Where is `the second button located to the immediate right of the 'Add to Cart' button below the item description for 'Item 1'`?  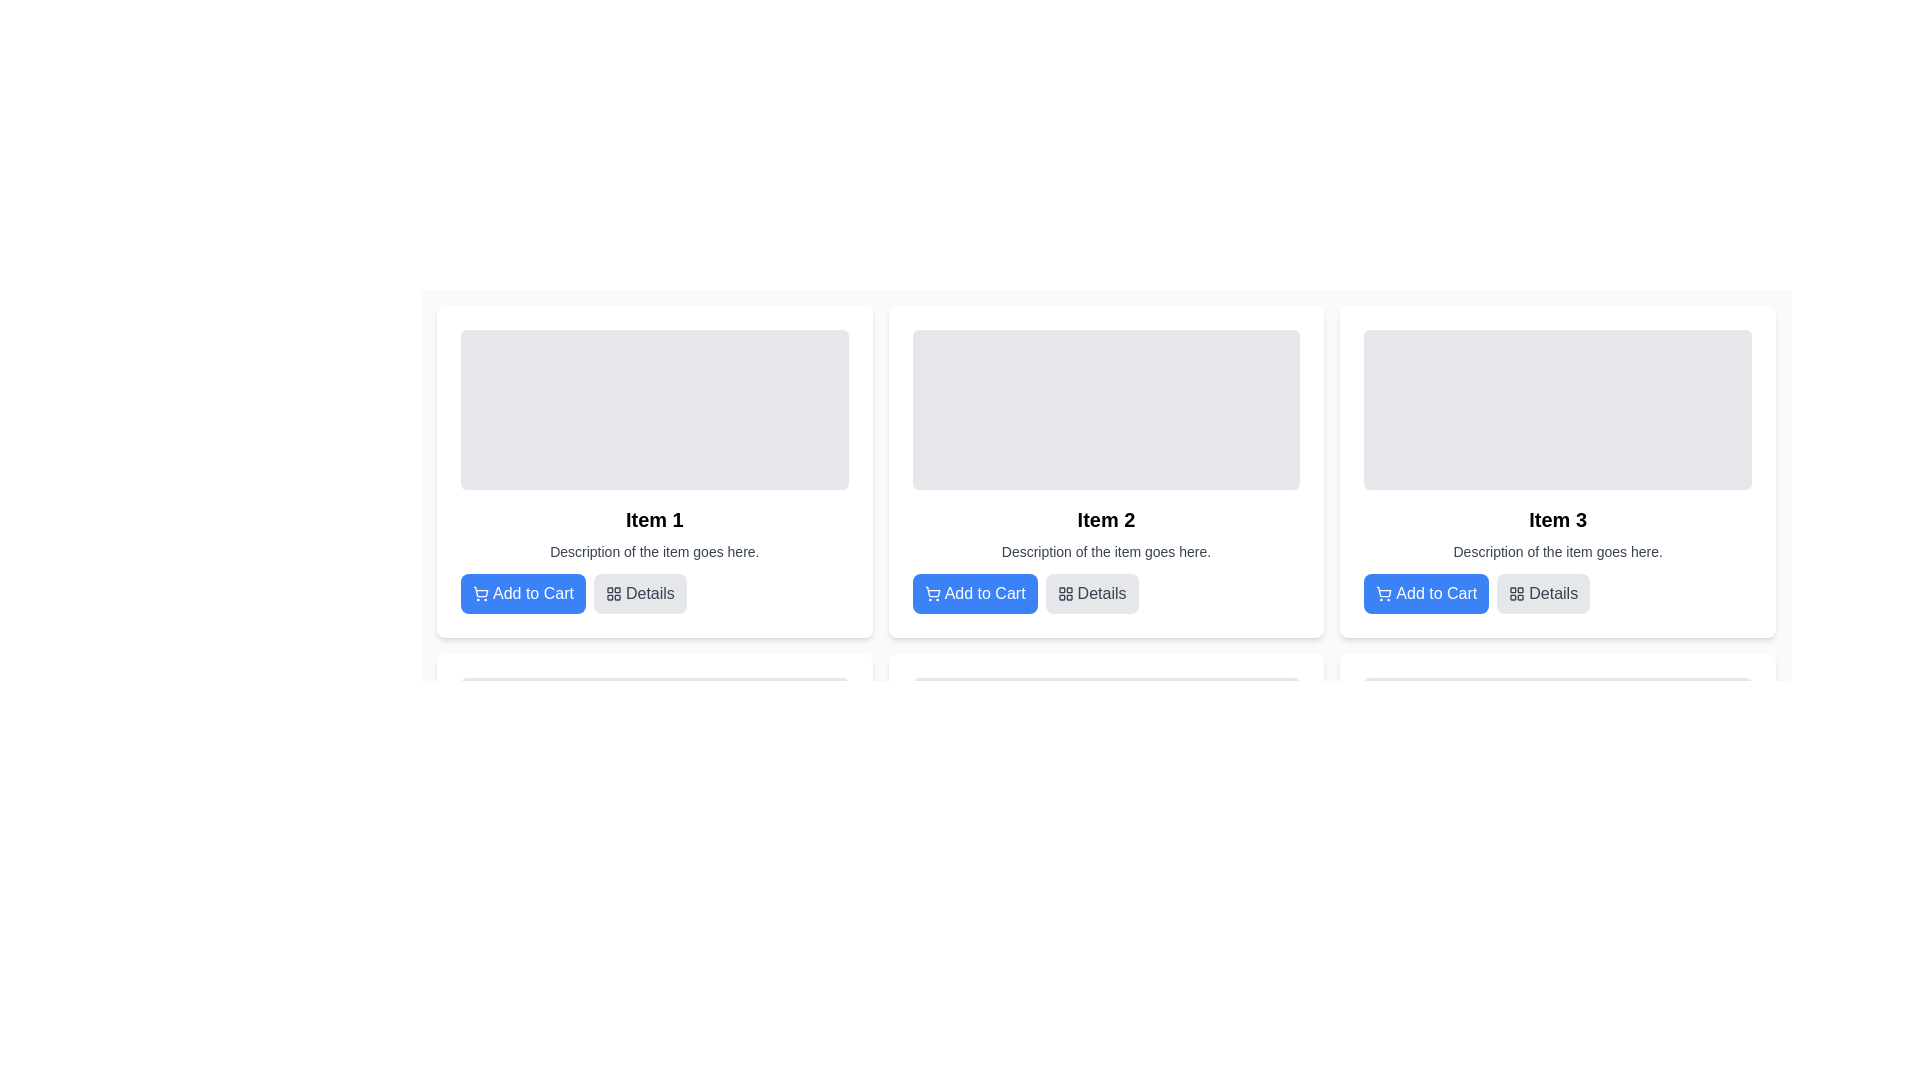 the second button located to the immediate right of the 'Add to Cart' button below the item description for 'Item 1' is located at coordinates (640, 593).